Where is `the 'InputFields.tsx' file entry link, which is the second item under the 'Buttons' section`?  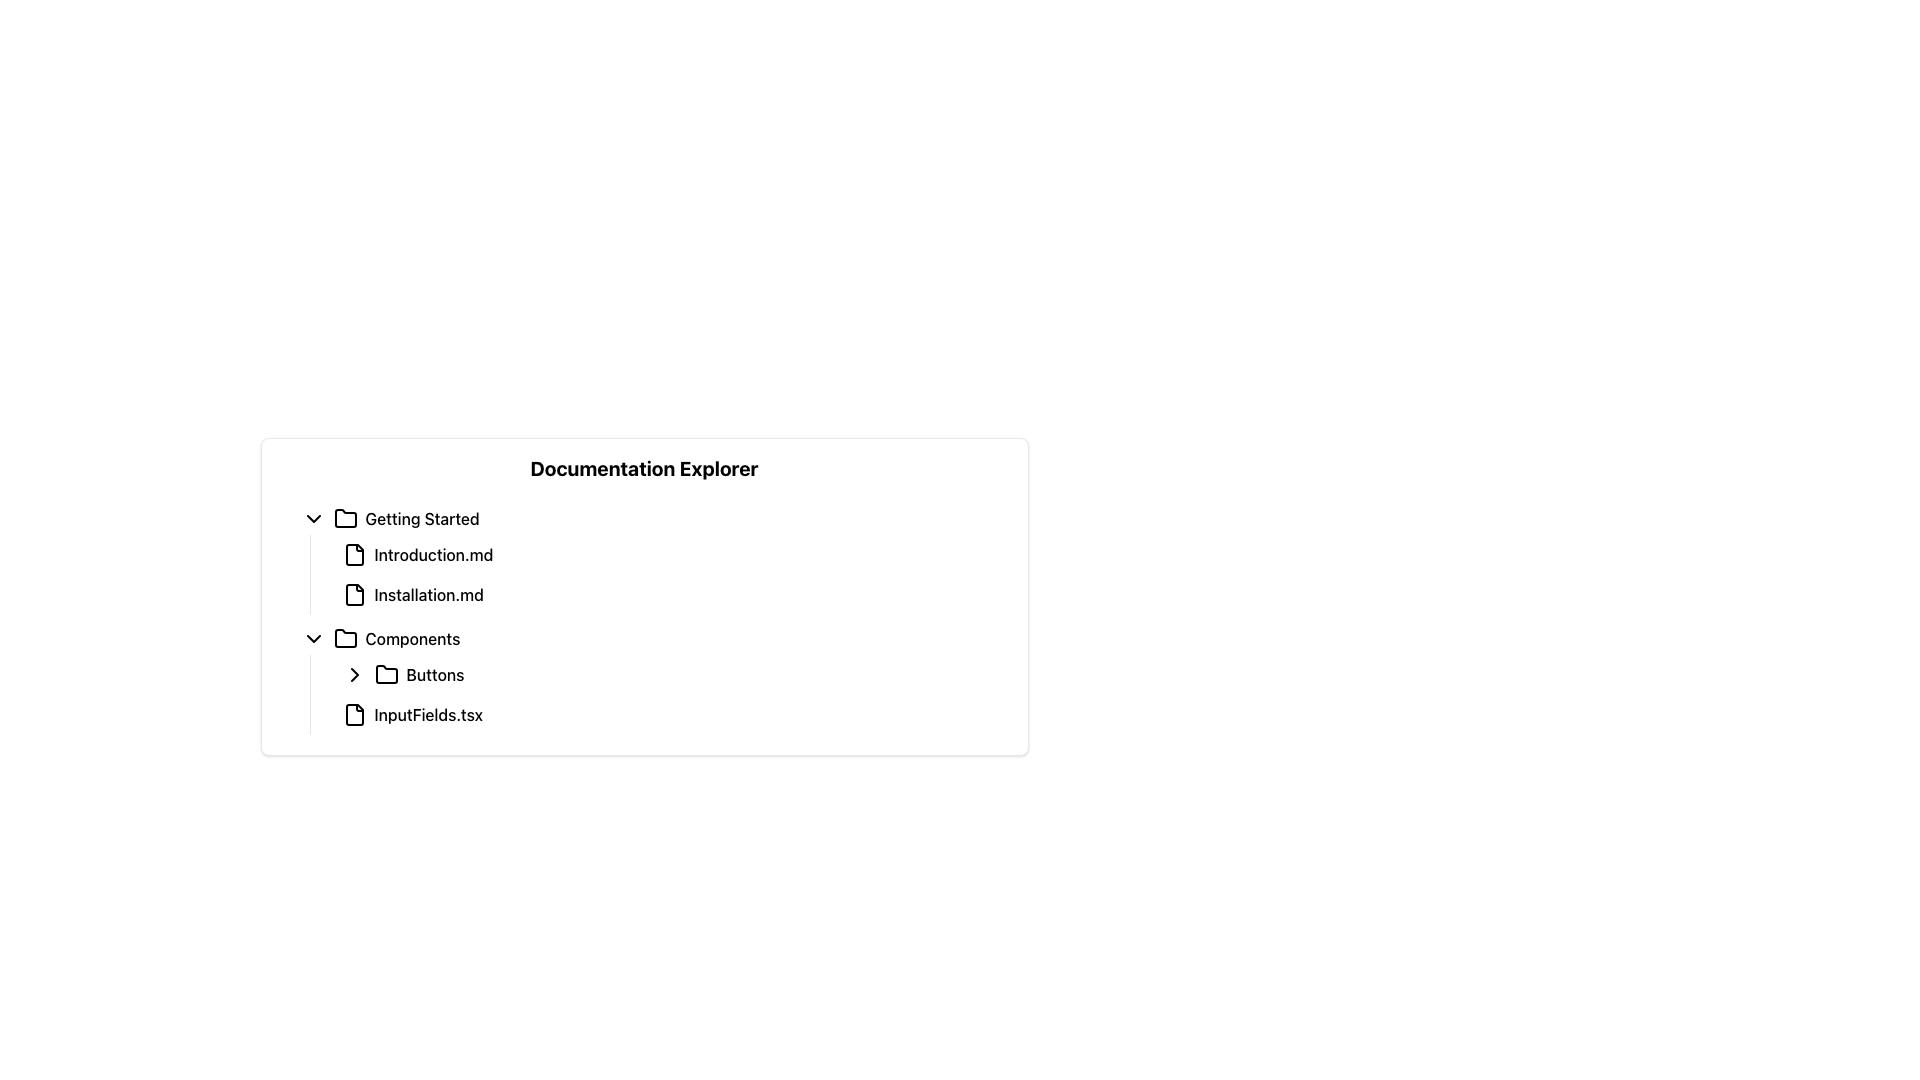
the 'InputFields.tsx' file entry link, which is the second item under the 'Buttons' section is located at coordinates (672, 713).